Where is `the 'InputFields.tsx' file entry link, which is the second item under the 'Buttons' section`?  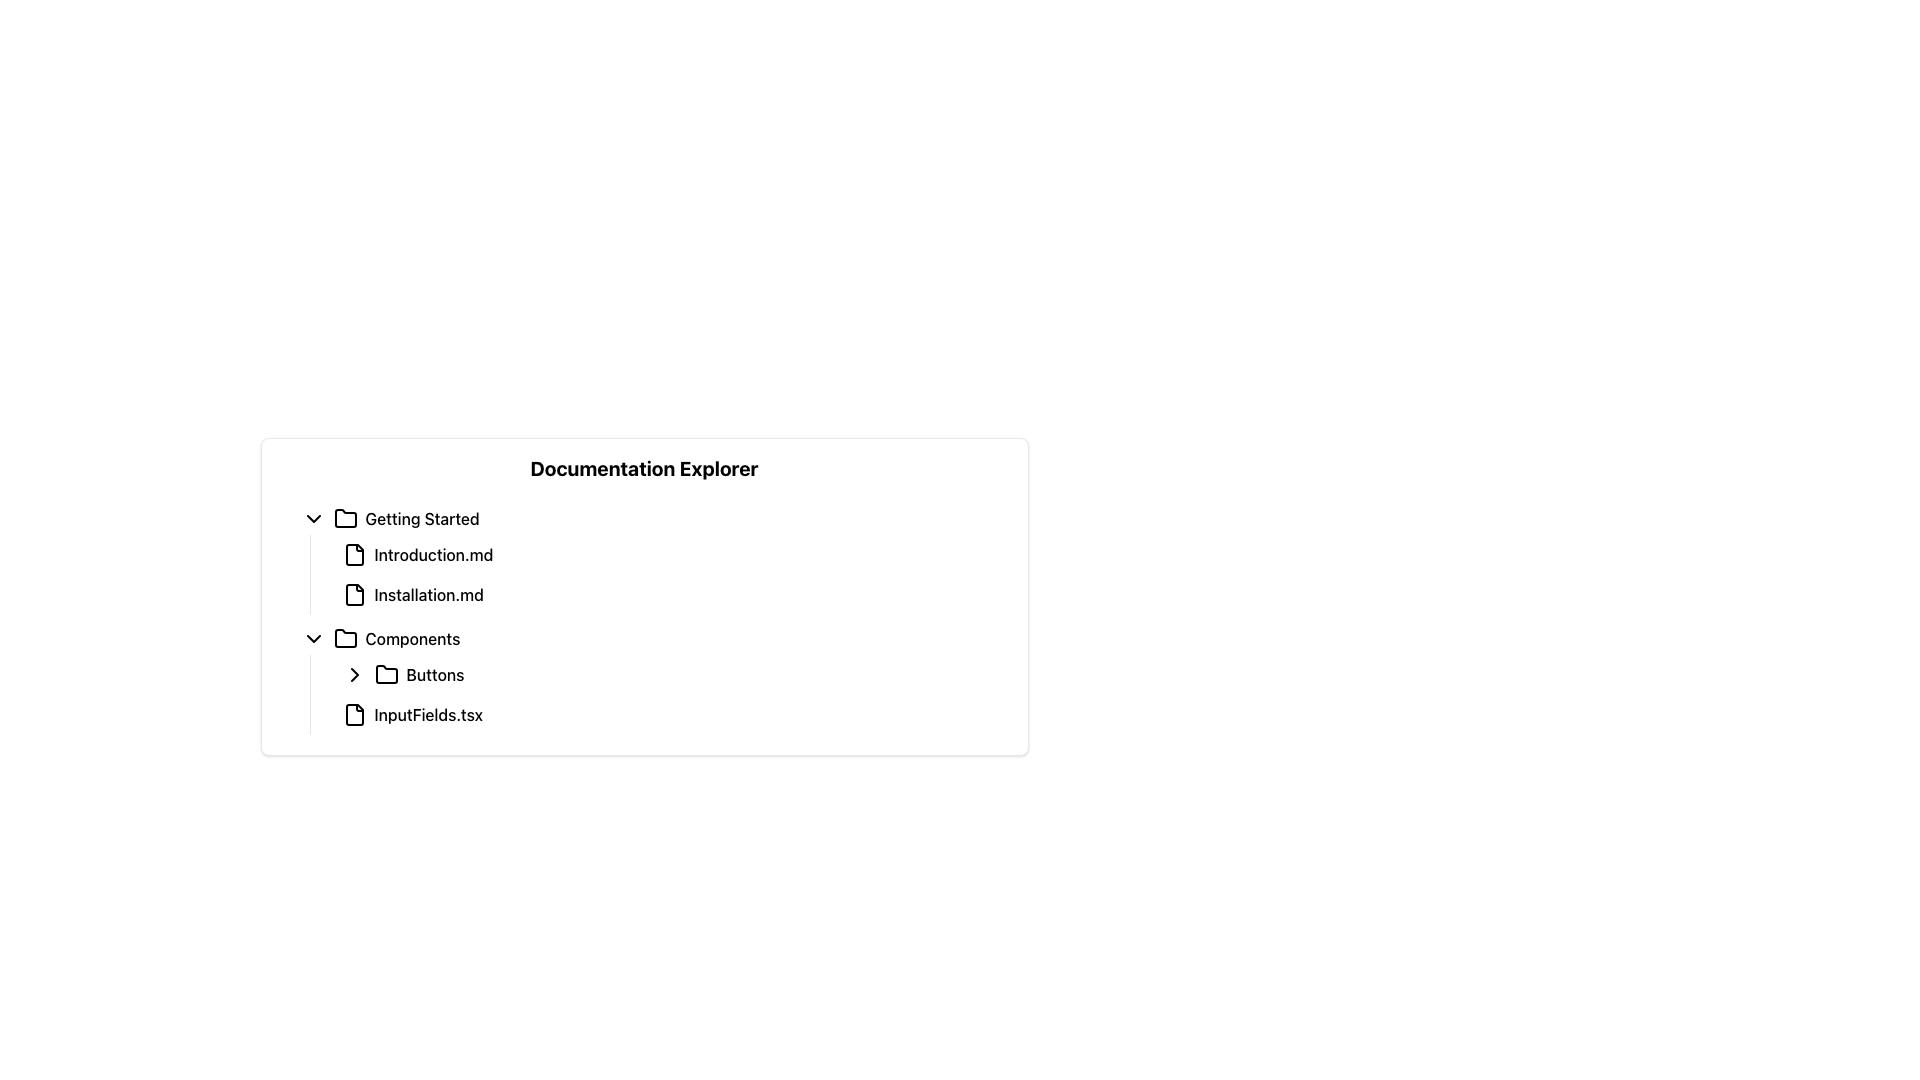
the 'InputFields.tsx' file entry link, which is the second item under the 'Buttons' section is located at coordinates (672, 713).